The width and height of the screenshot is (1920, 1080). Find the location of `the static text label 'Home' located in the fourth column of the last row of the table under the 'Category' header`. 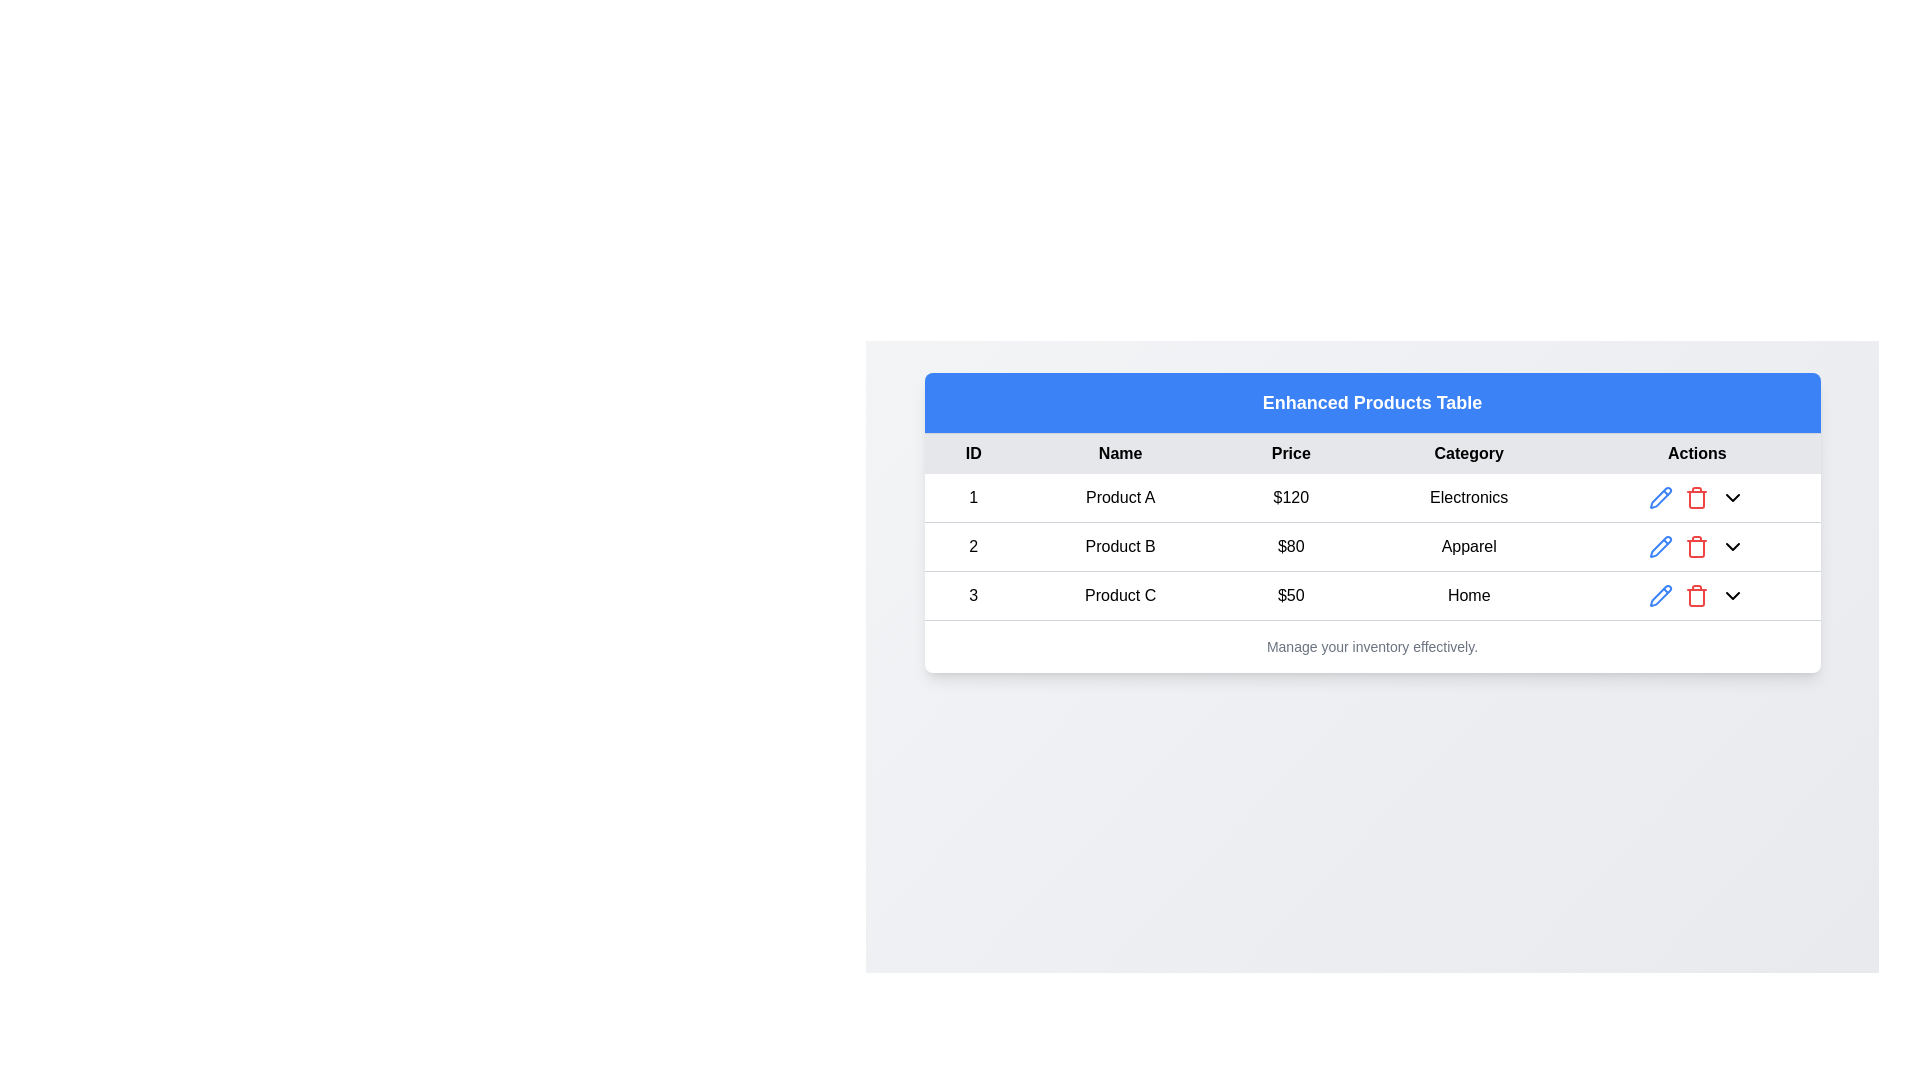

the static text label 'Home' located in the fourth column of the last row of the table under the 'Category' header is located at coordinates (1469, 595).